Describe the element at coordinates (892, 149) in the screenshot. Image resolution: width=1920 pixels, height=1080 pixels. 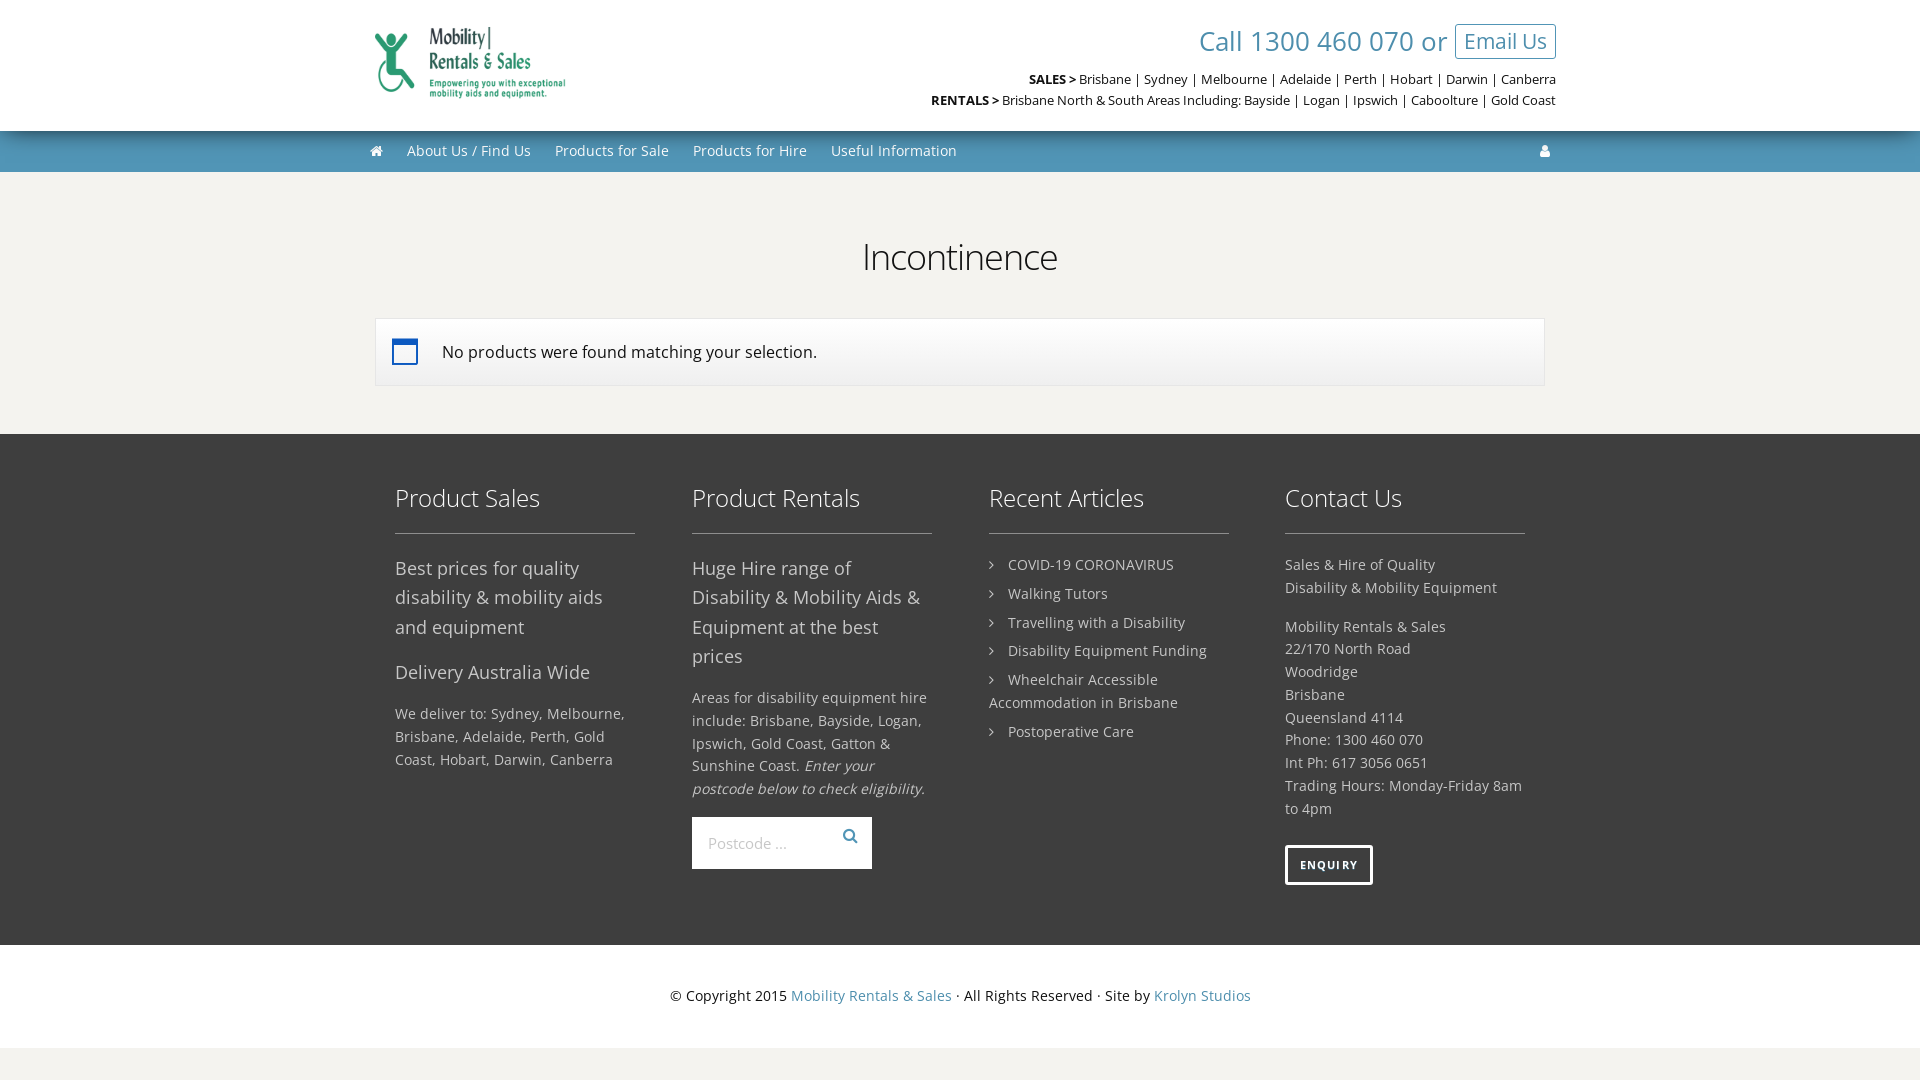
I see `'Useful Information'` at that location.